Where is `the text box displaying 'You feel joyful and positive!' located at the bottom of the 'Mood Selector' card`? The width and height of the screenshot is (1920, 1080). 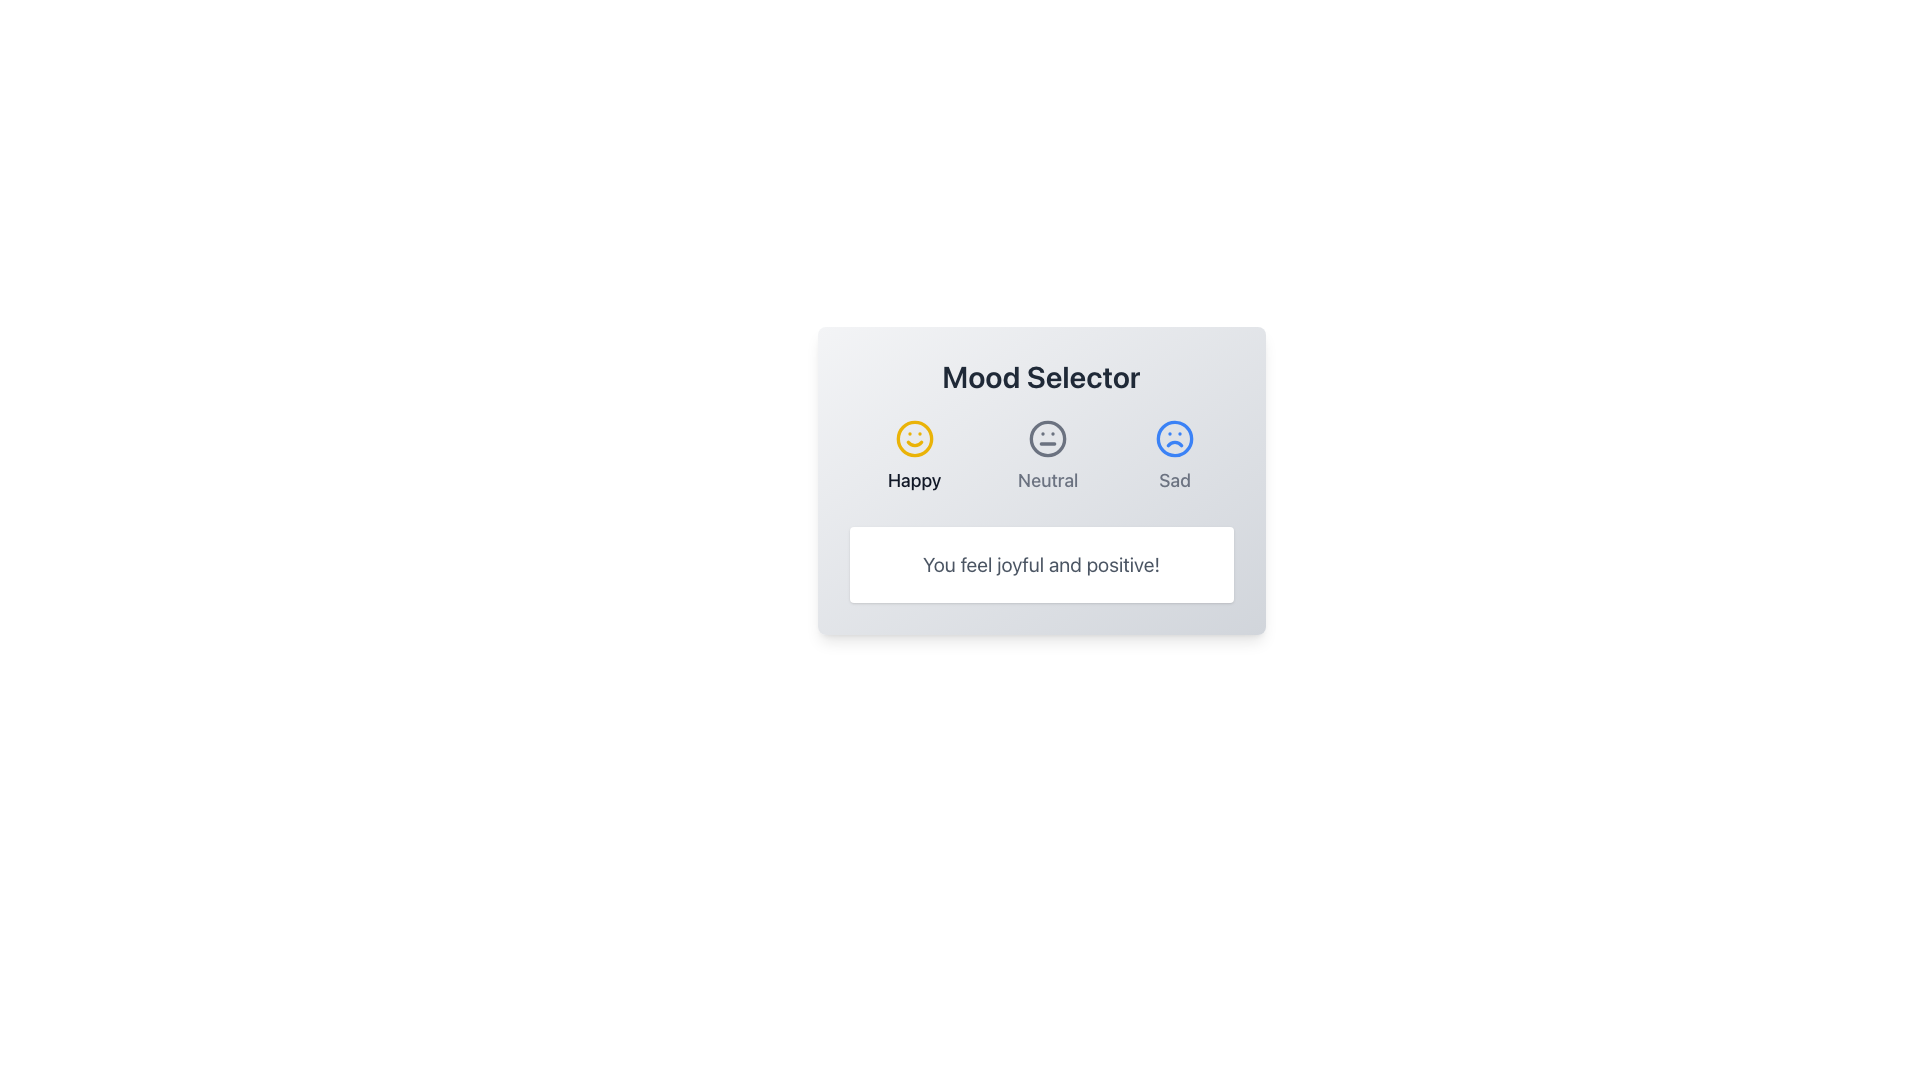 the text box displaying 'You feel joyful and positive!' located at the bottom of the 'Mood Selector' card is located at coordinates (1040, 564).